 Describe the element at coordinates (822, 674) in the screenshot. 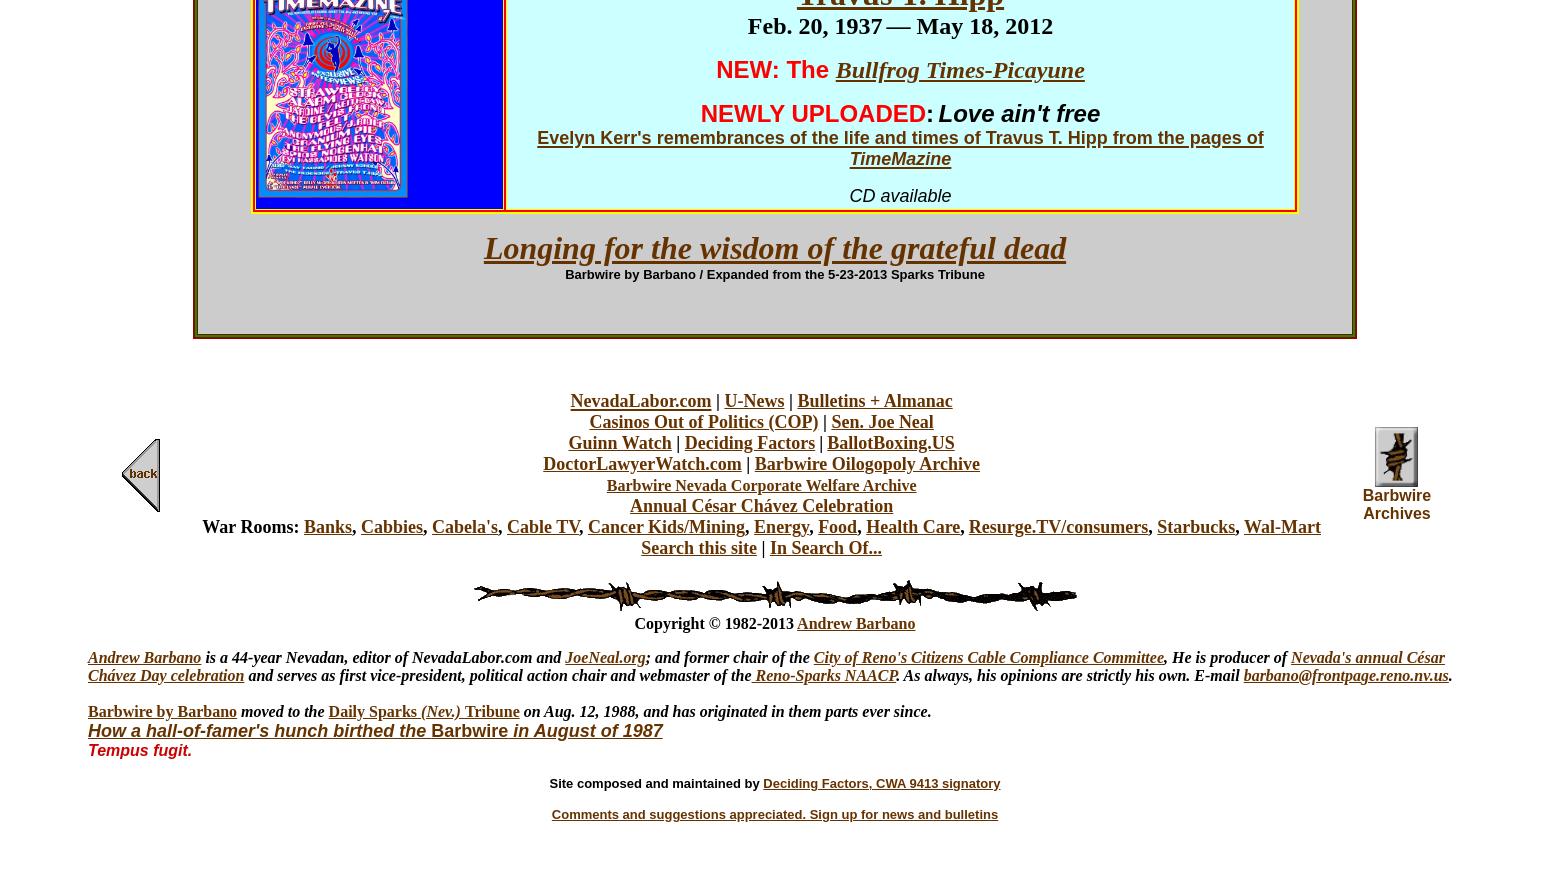

I see `'Reno-Sparks NAACP'` at that location.